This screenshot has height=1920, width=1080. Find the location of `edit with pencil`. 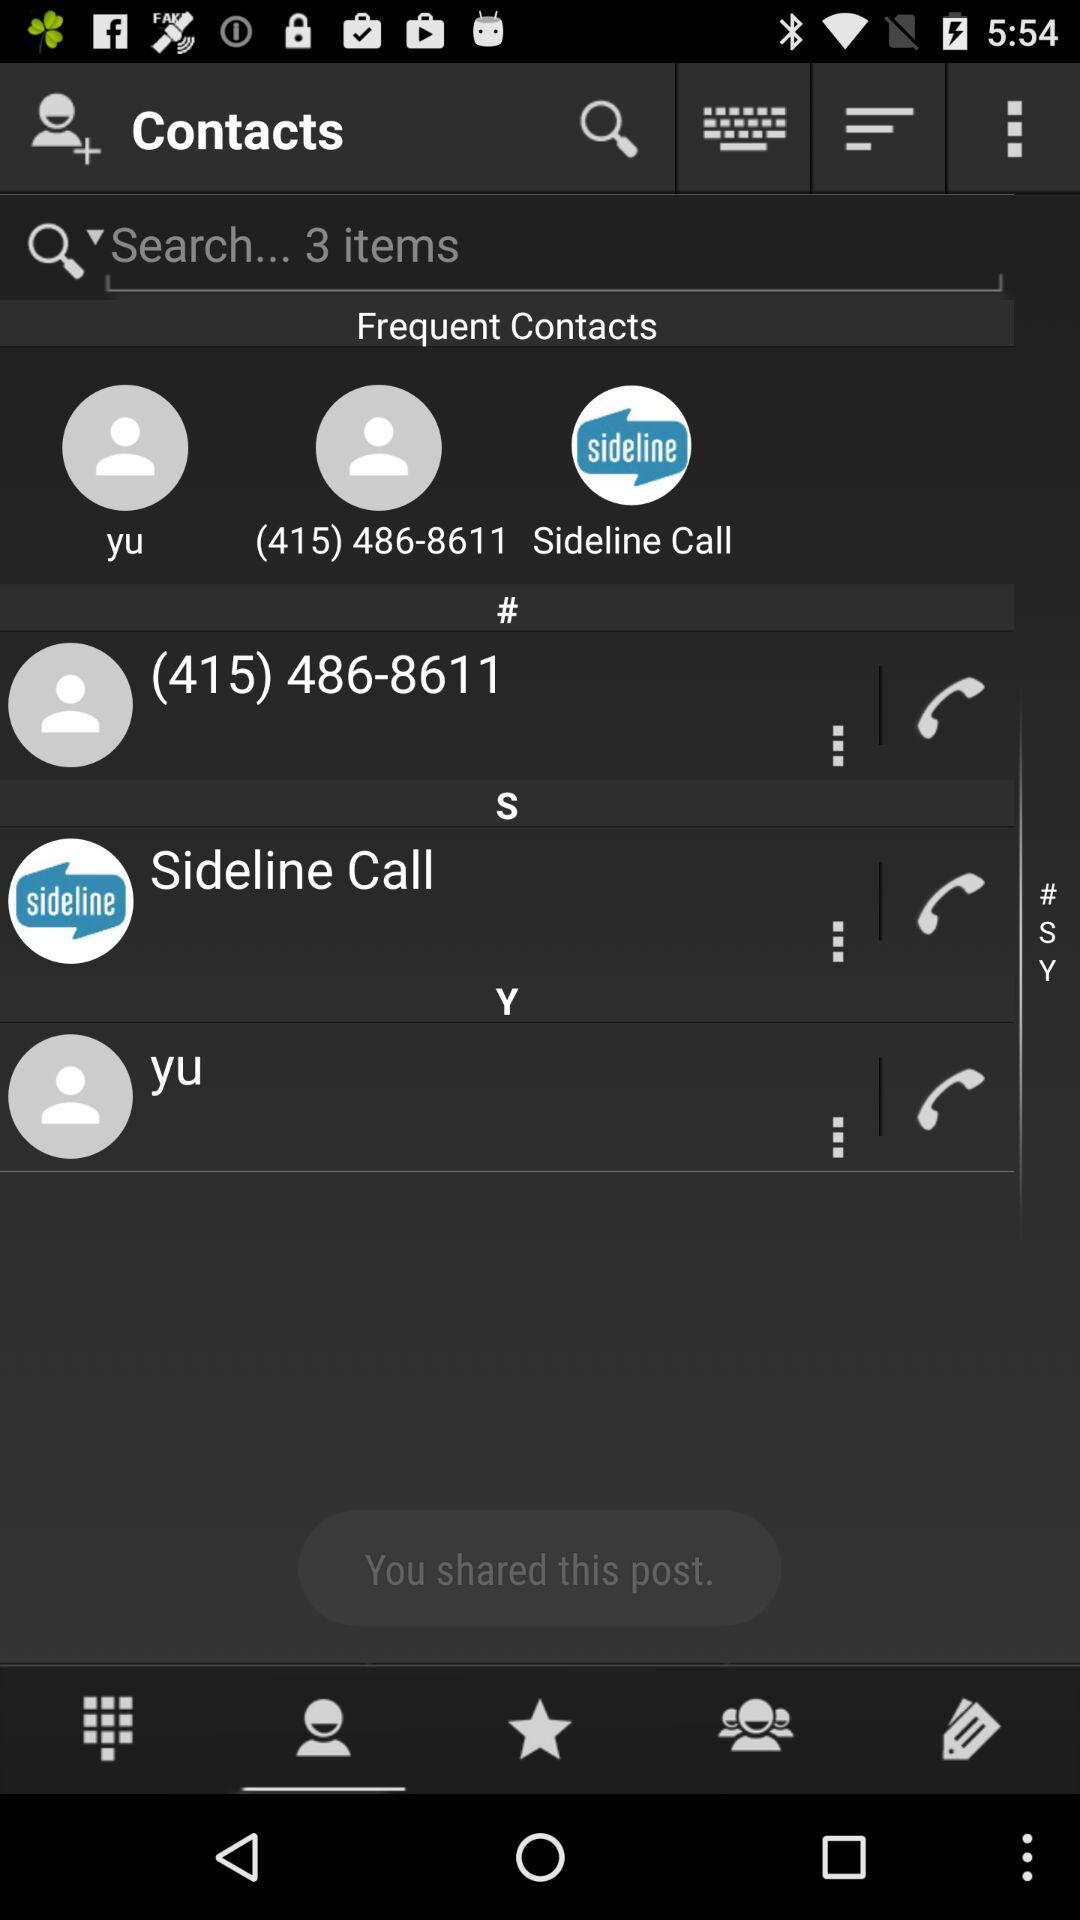

edit with pencil is located at coordinates (971, 1727).